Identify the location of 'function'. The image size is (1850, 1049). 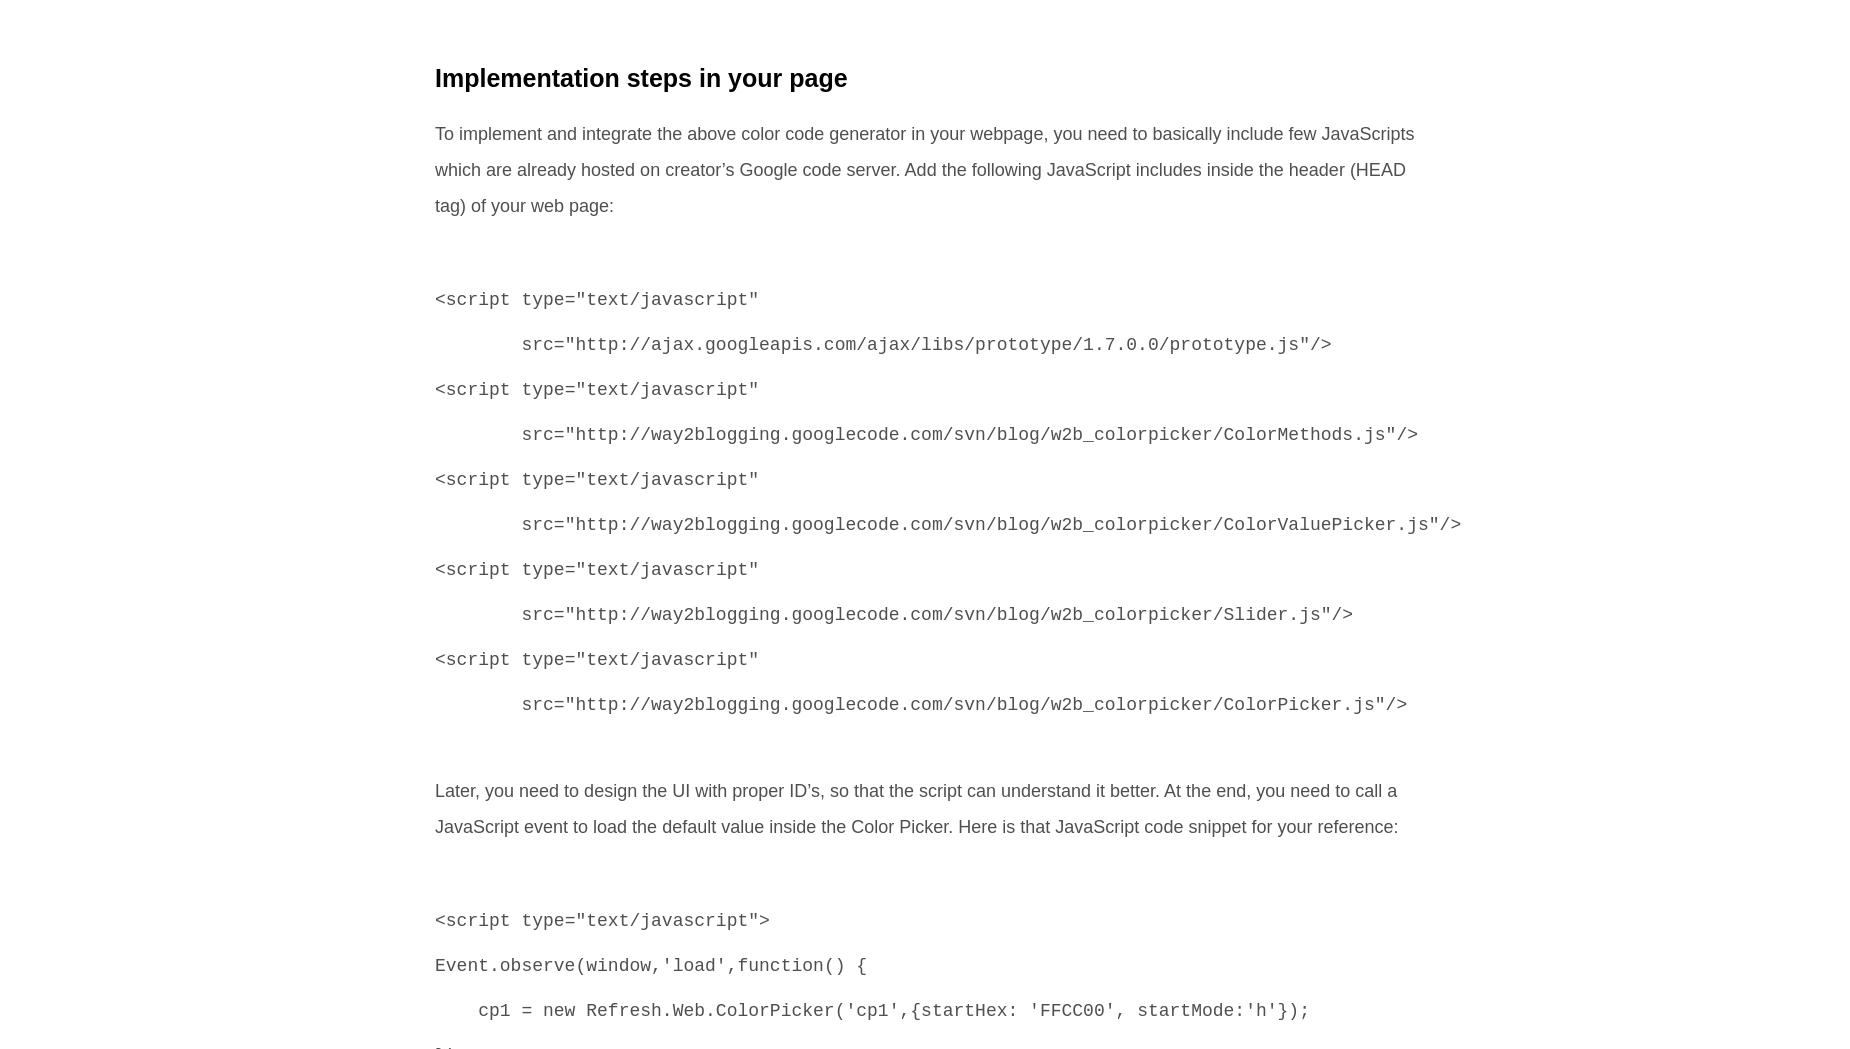
(779, 966).